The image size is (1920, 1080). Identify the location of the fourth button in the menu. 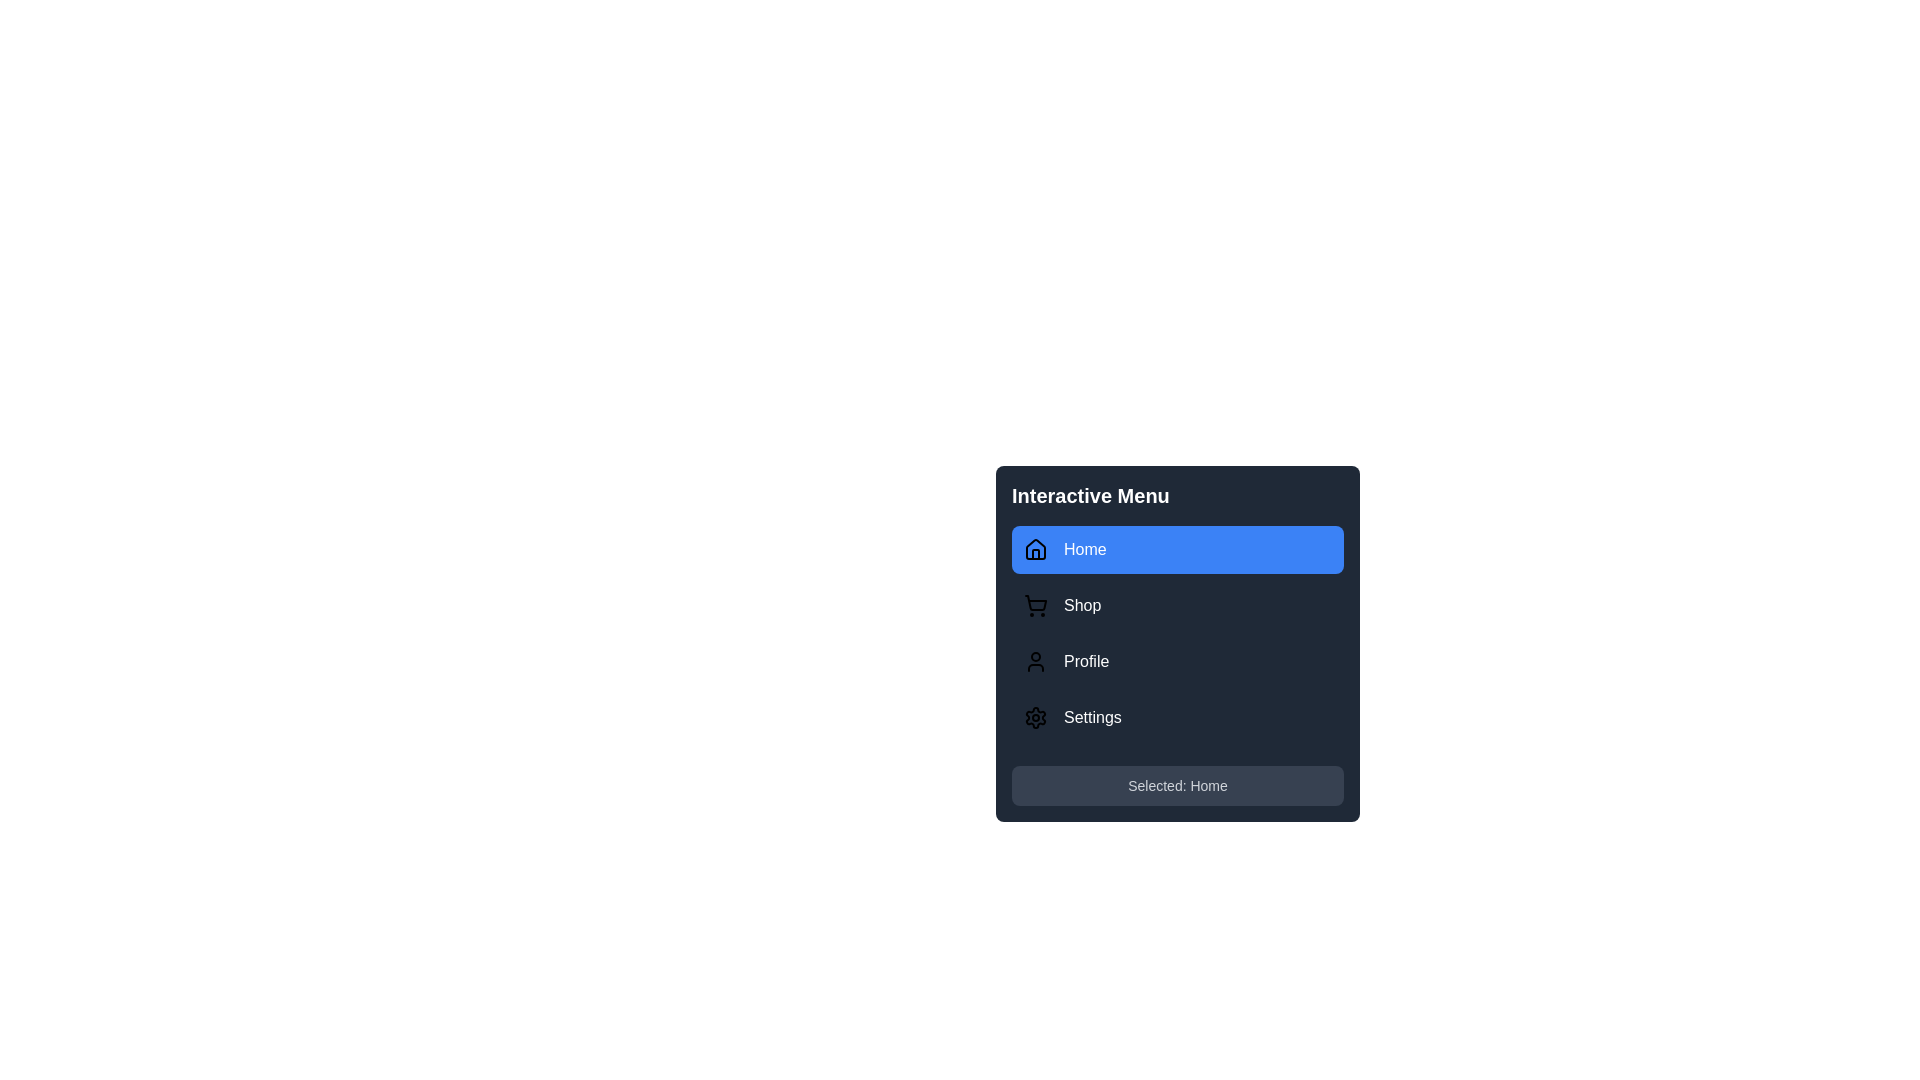
(1177, 716).